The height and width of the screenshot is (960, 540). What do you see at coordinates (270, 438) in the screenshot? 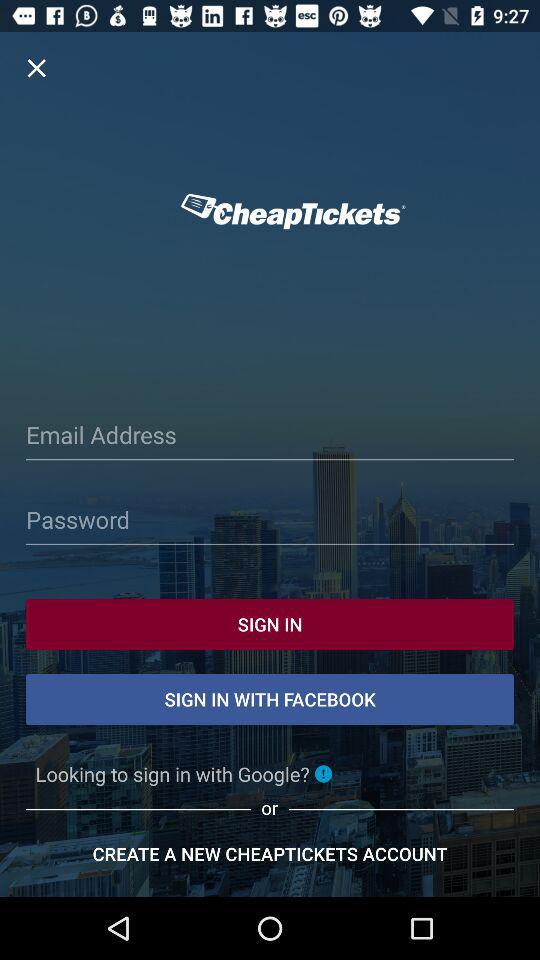
I see `the text box which says email address` at bounding box center [270, 438].